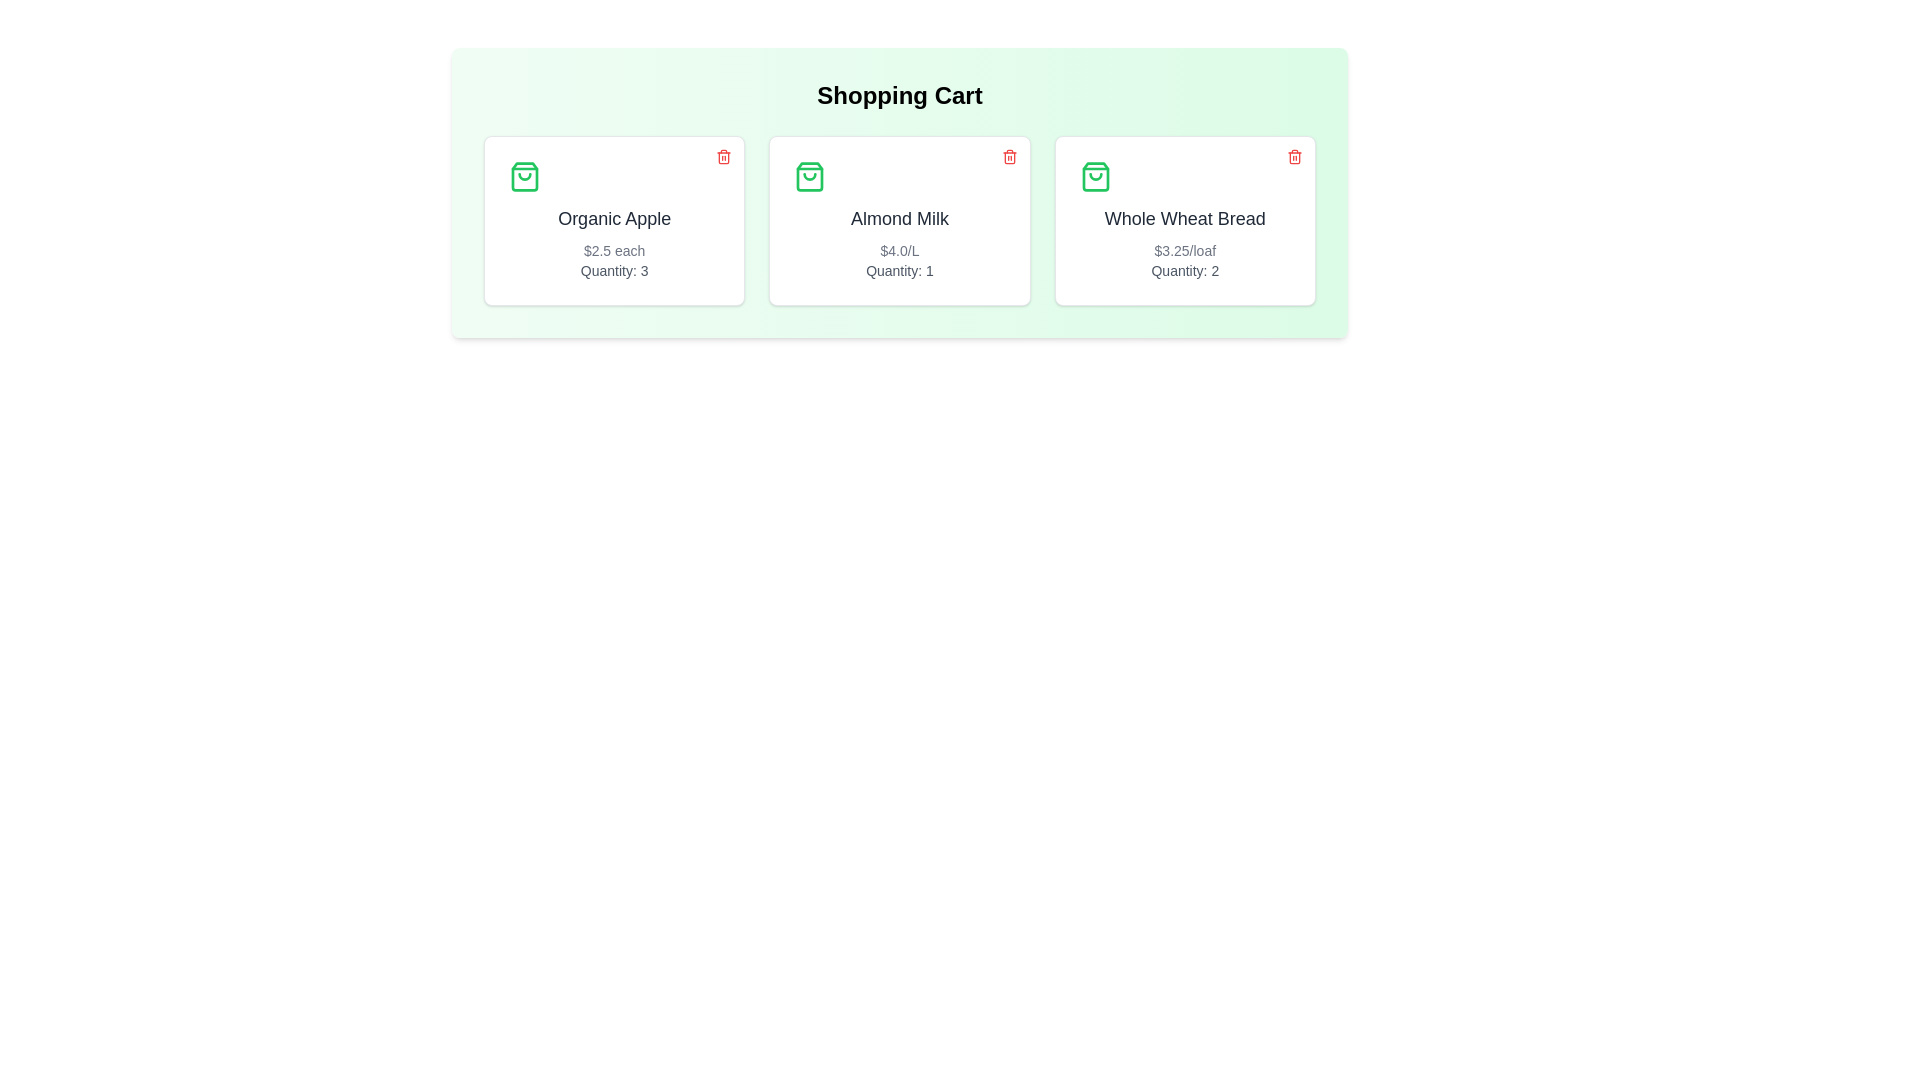 The width and height of the screenshot is (1920, 1080). I want to click on the trash icon of the item named Whole Wheat Bread to remove it from the cart, so click(1295, 156).